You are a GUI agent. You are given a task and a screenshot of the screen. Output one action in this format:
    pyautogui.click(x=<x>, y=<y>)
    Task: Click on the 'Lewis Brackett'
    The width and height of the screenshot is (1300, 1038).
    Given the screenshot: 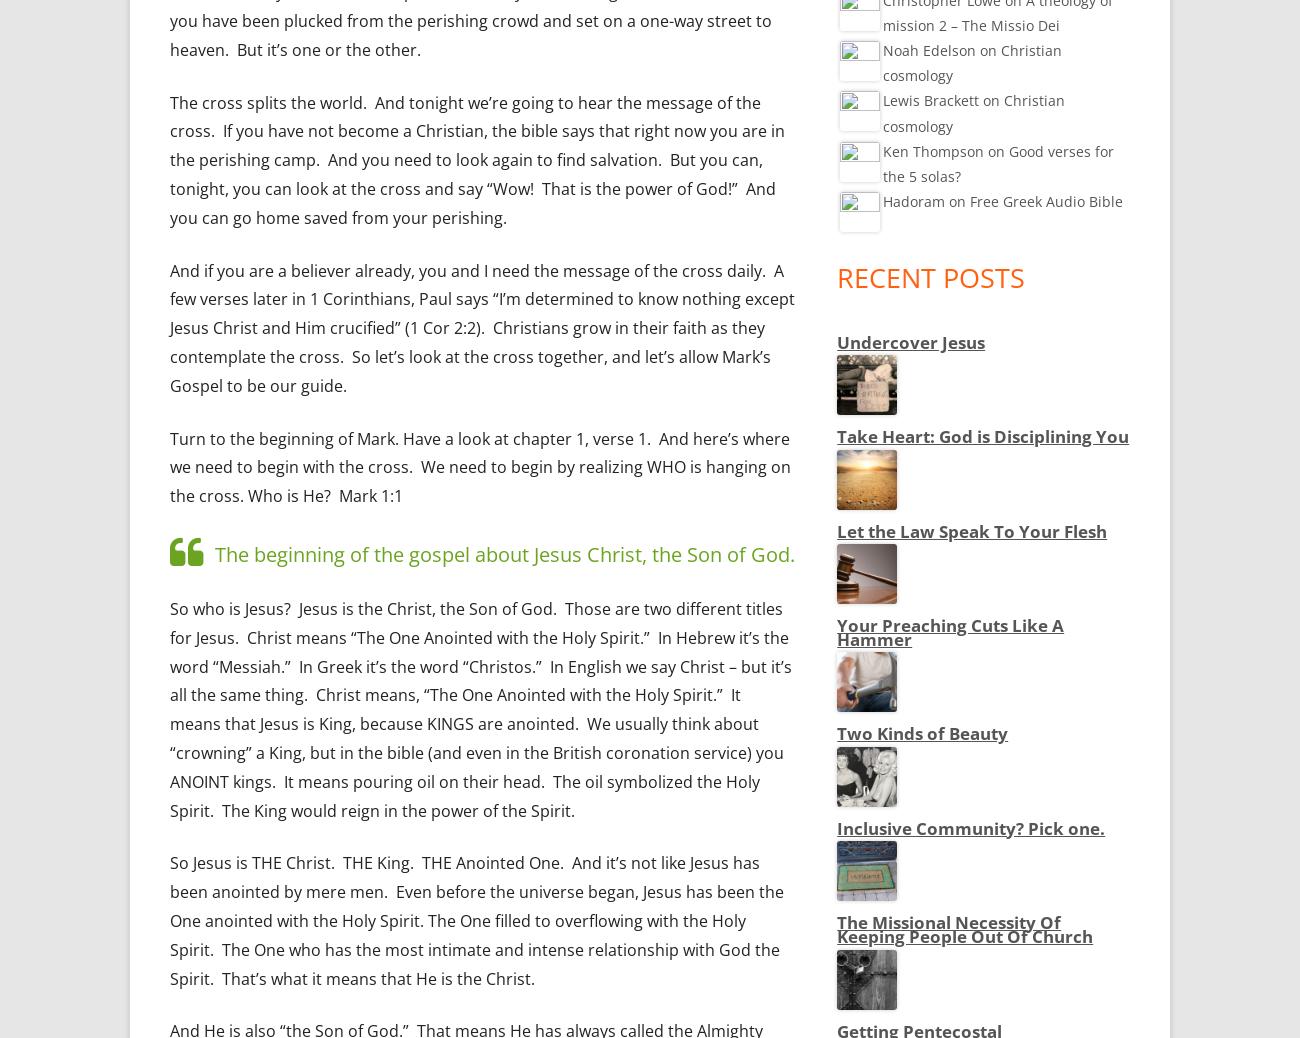 What is the action you would take?
    pyautogui.click(x=931, y=99)
    